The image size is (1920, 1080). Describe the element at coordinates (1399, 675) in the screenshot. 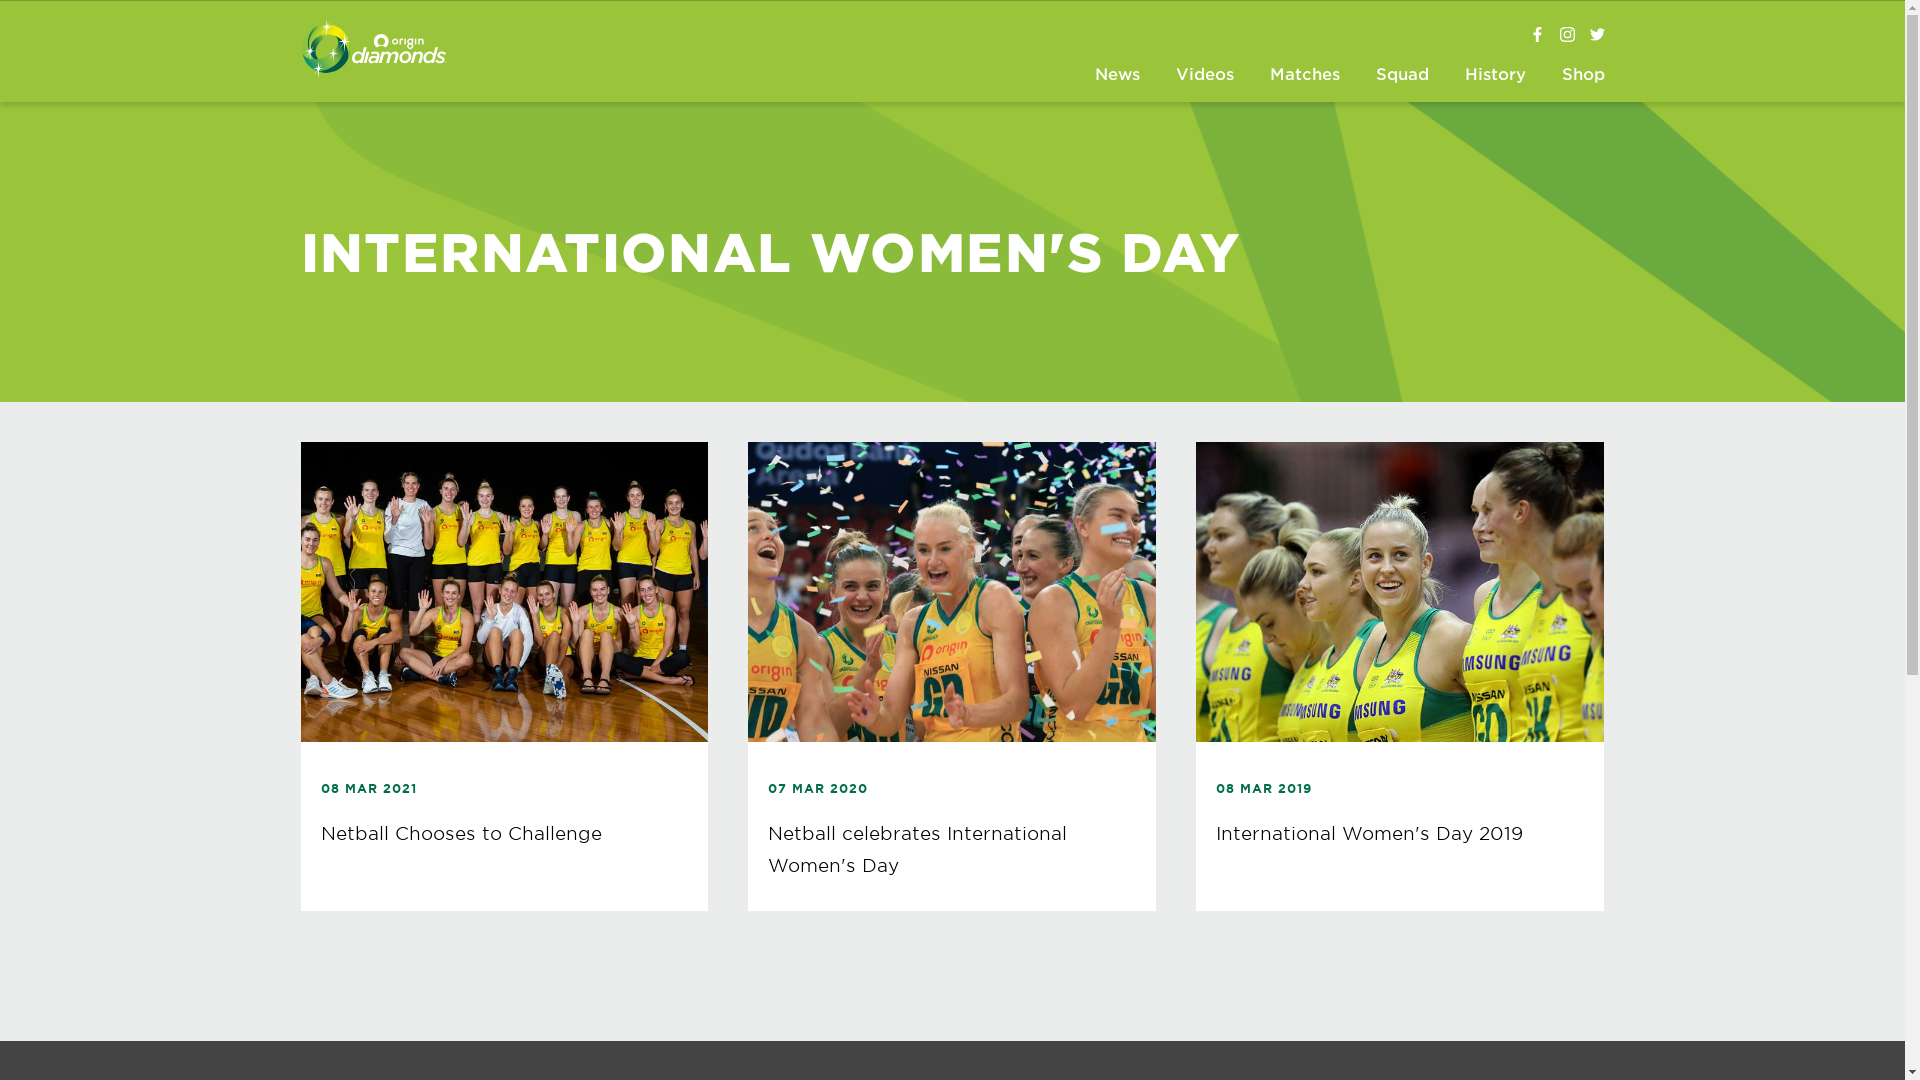

I see `'08 MAR 2019` at that location.